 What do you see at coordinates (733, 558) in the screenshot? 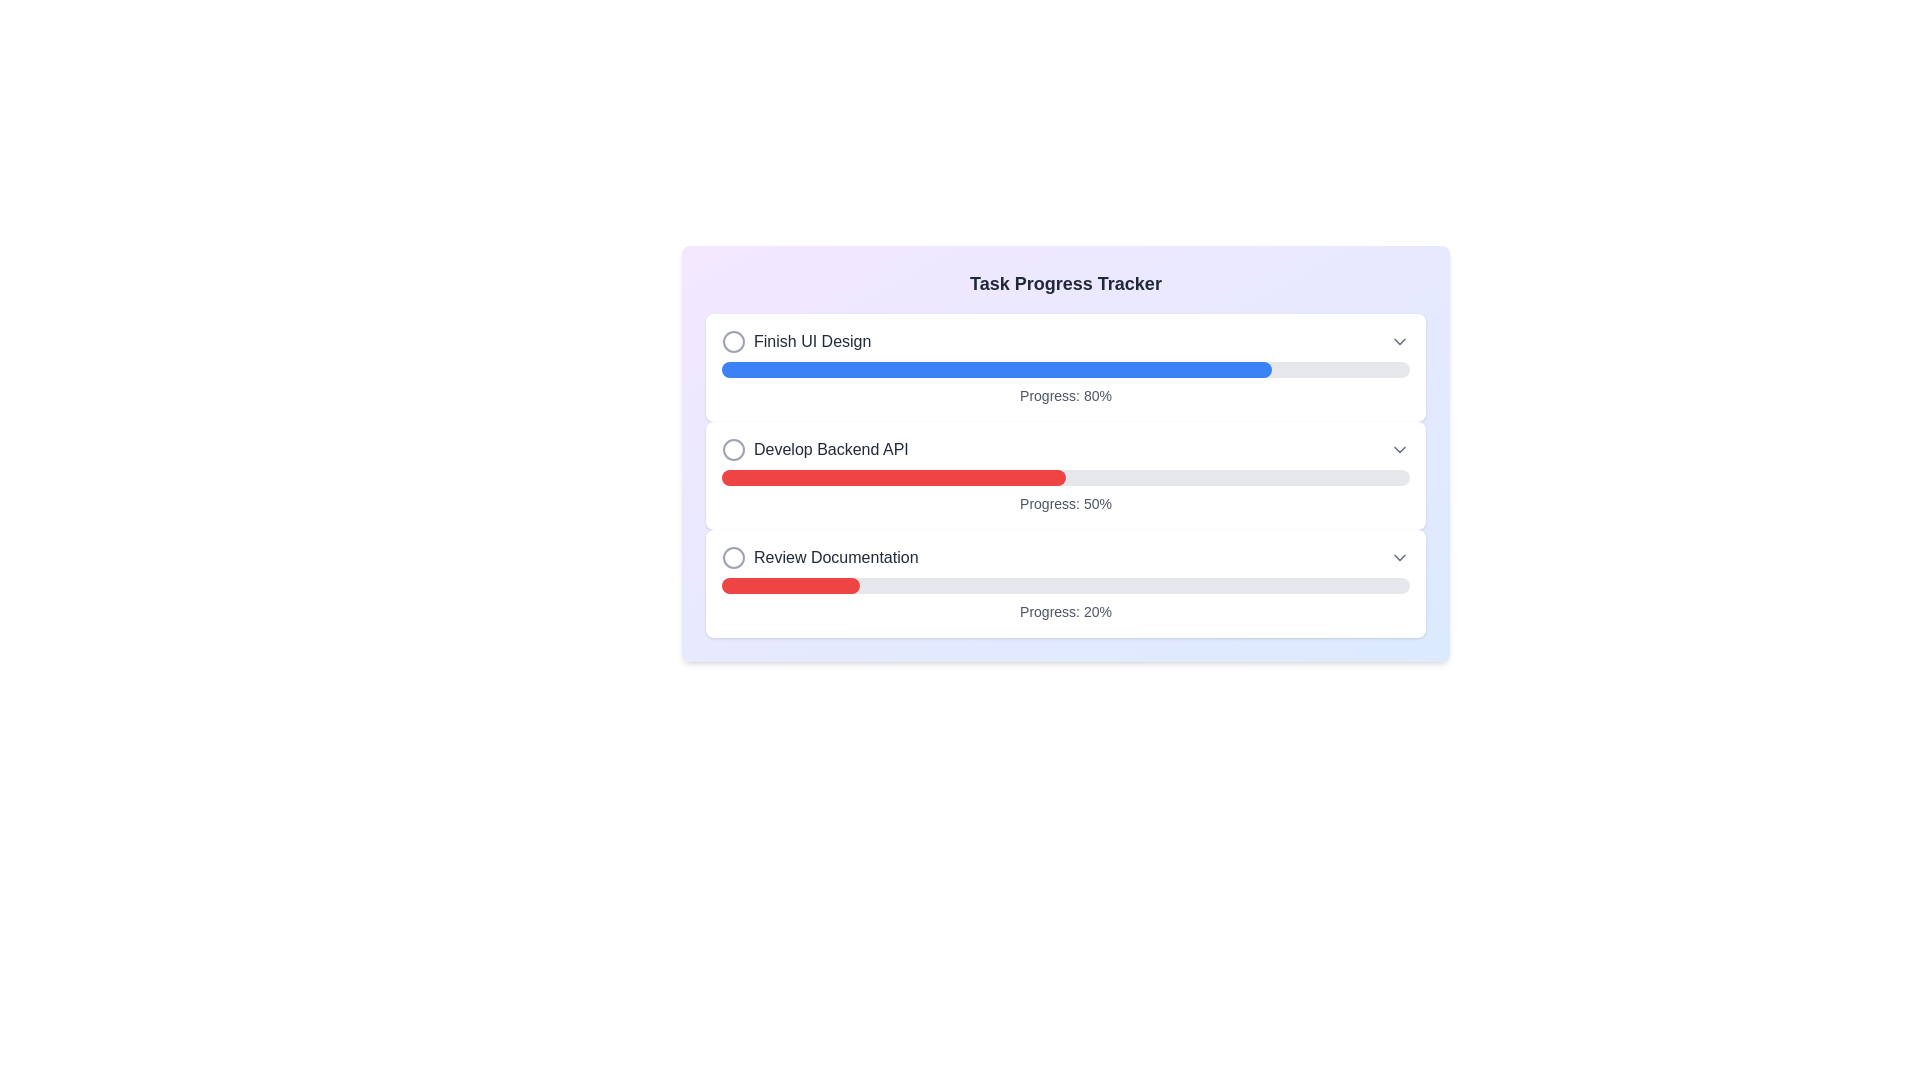
I see `the gray stroke circular outline icon located to the left of the text 'Review Documentation'` at bounding box center [733, 558].